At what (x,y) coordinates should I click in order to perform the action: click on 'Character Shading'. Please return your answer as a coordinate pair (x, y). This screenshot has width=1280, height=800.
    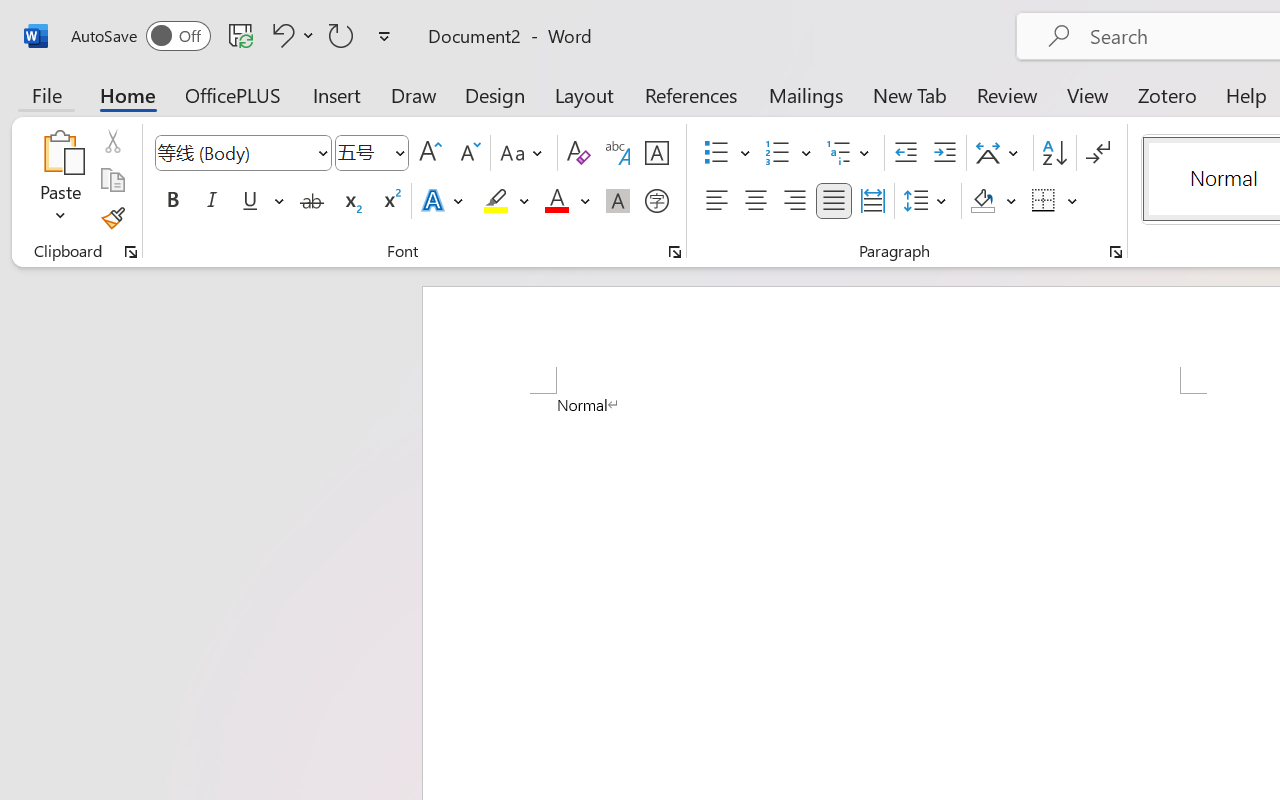
    Looking at the image, I should click on (617, 201).